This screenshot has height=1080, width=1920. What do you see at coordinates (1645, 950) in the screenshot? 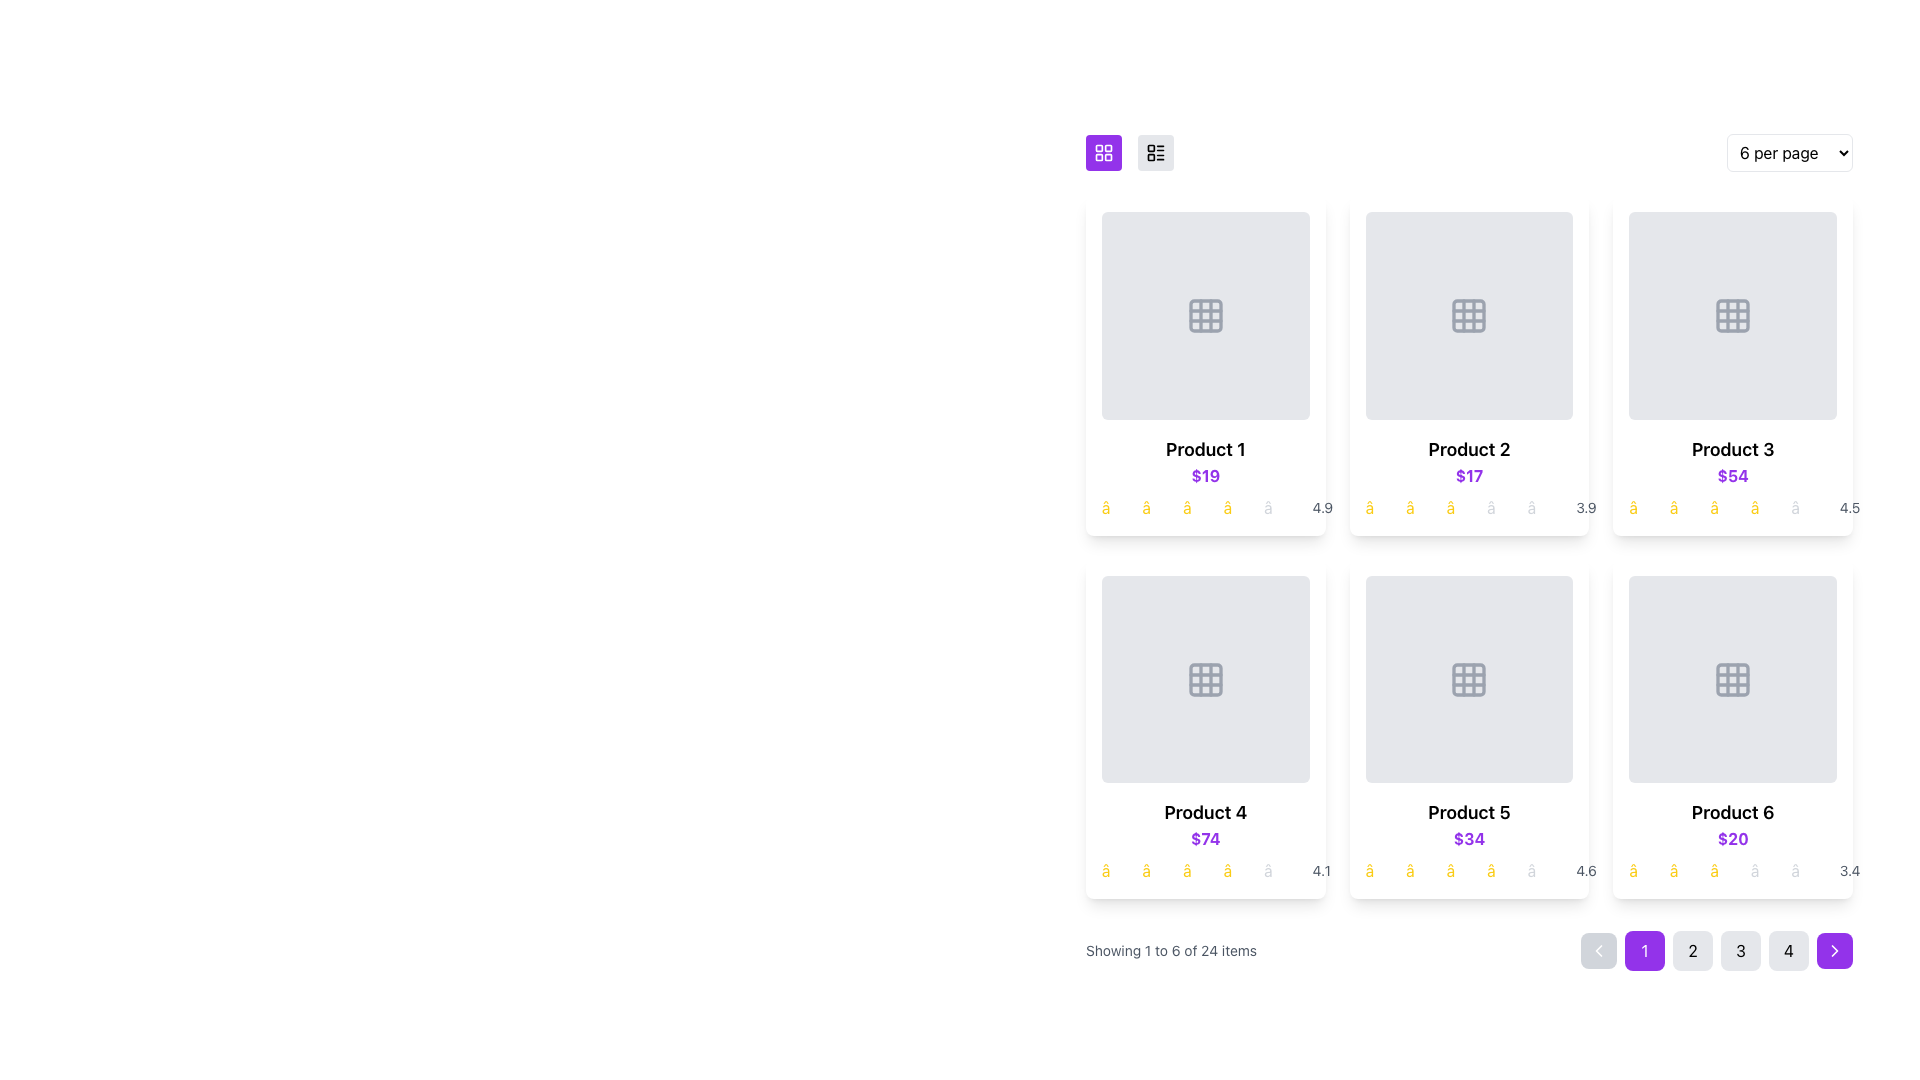
I see `the purple circular button with a white numeral '1'` at bounding box center [1645, 950].